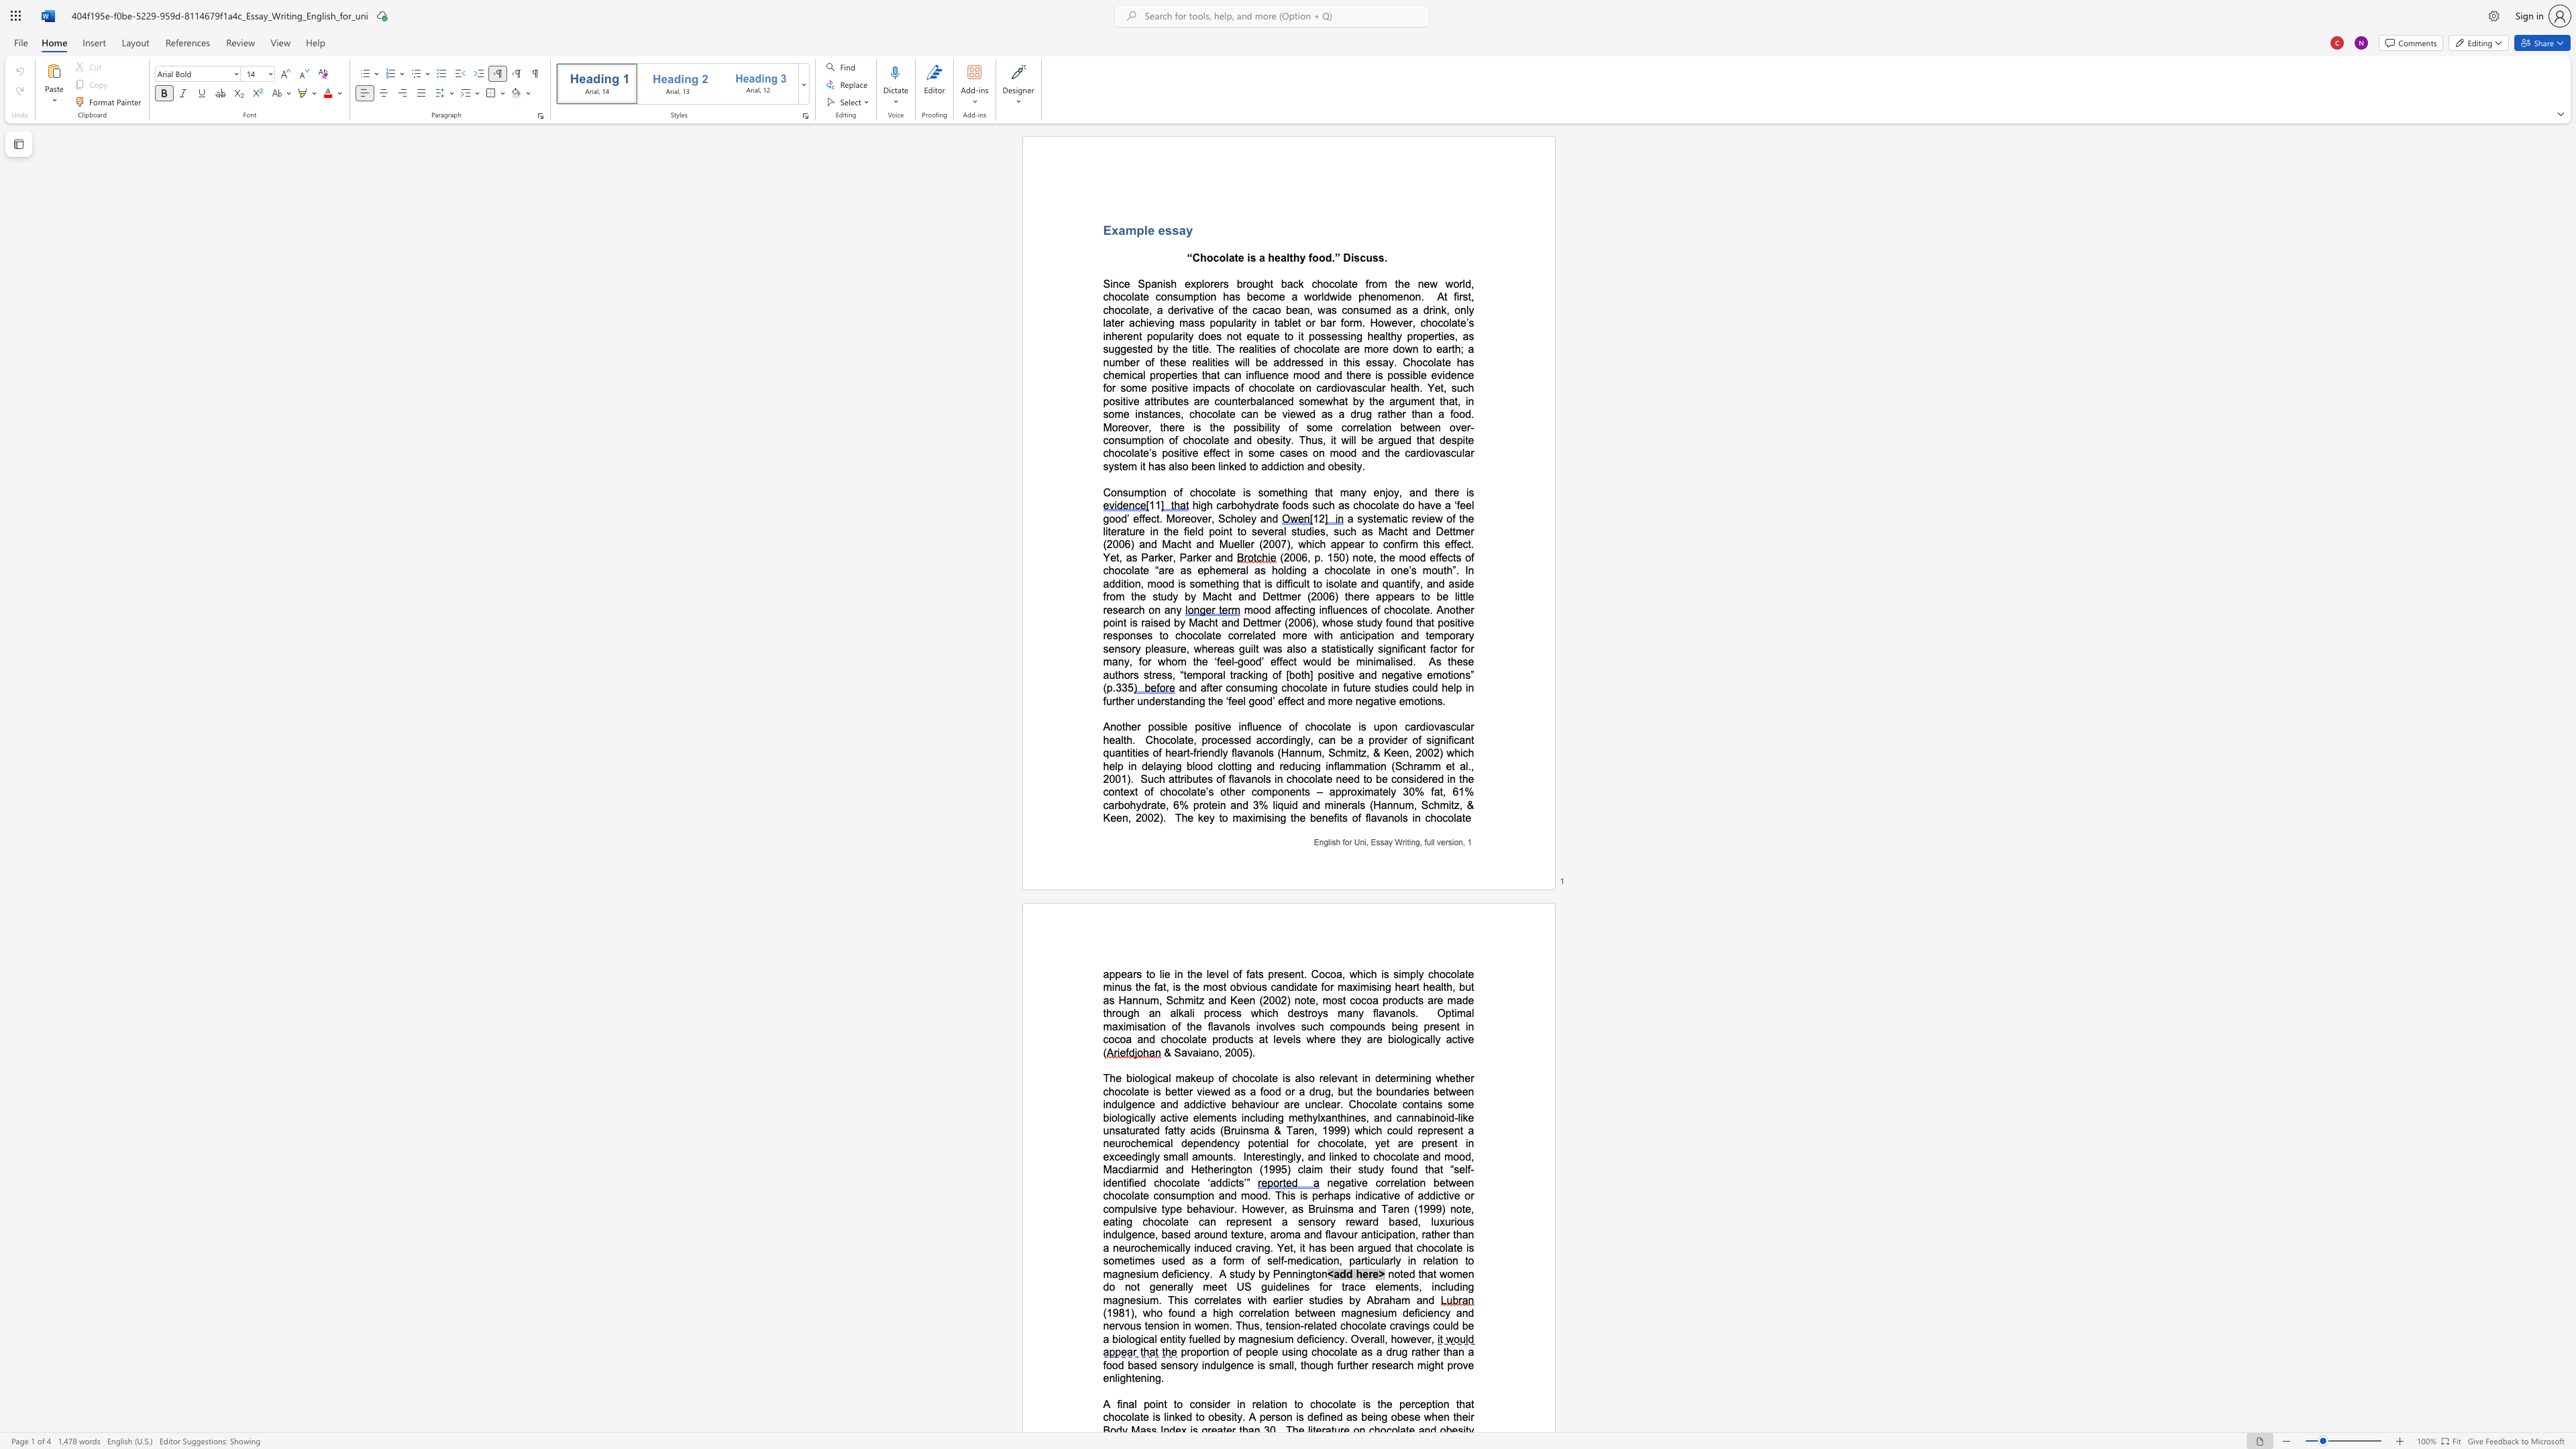 The height and width of the screenshot is (1449, 2576). I want to click on the subset text "2005)." within the text "& Savaiano, 2005).", so click(1224, 1051).